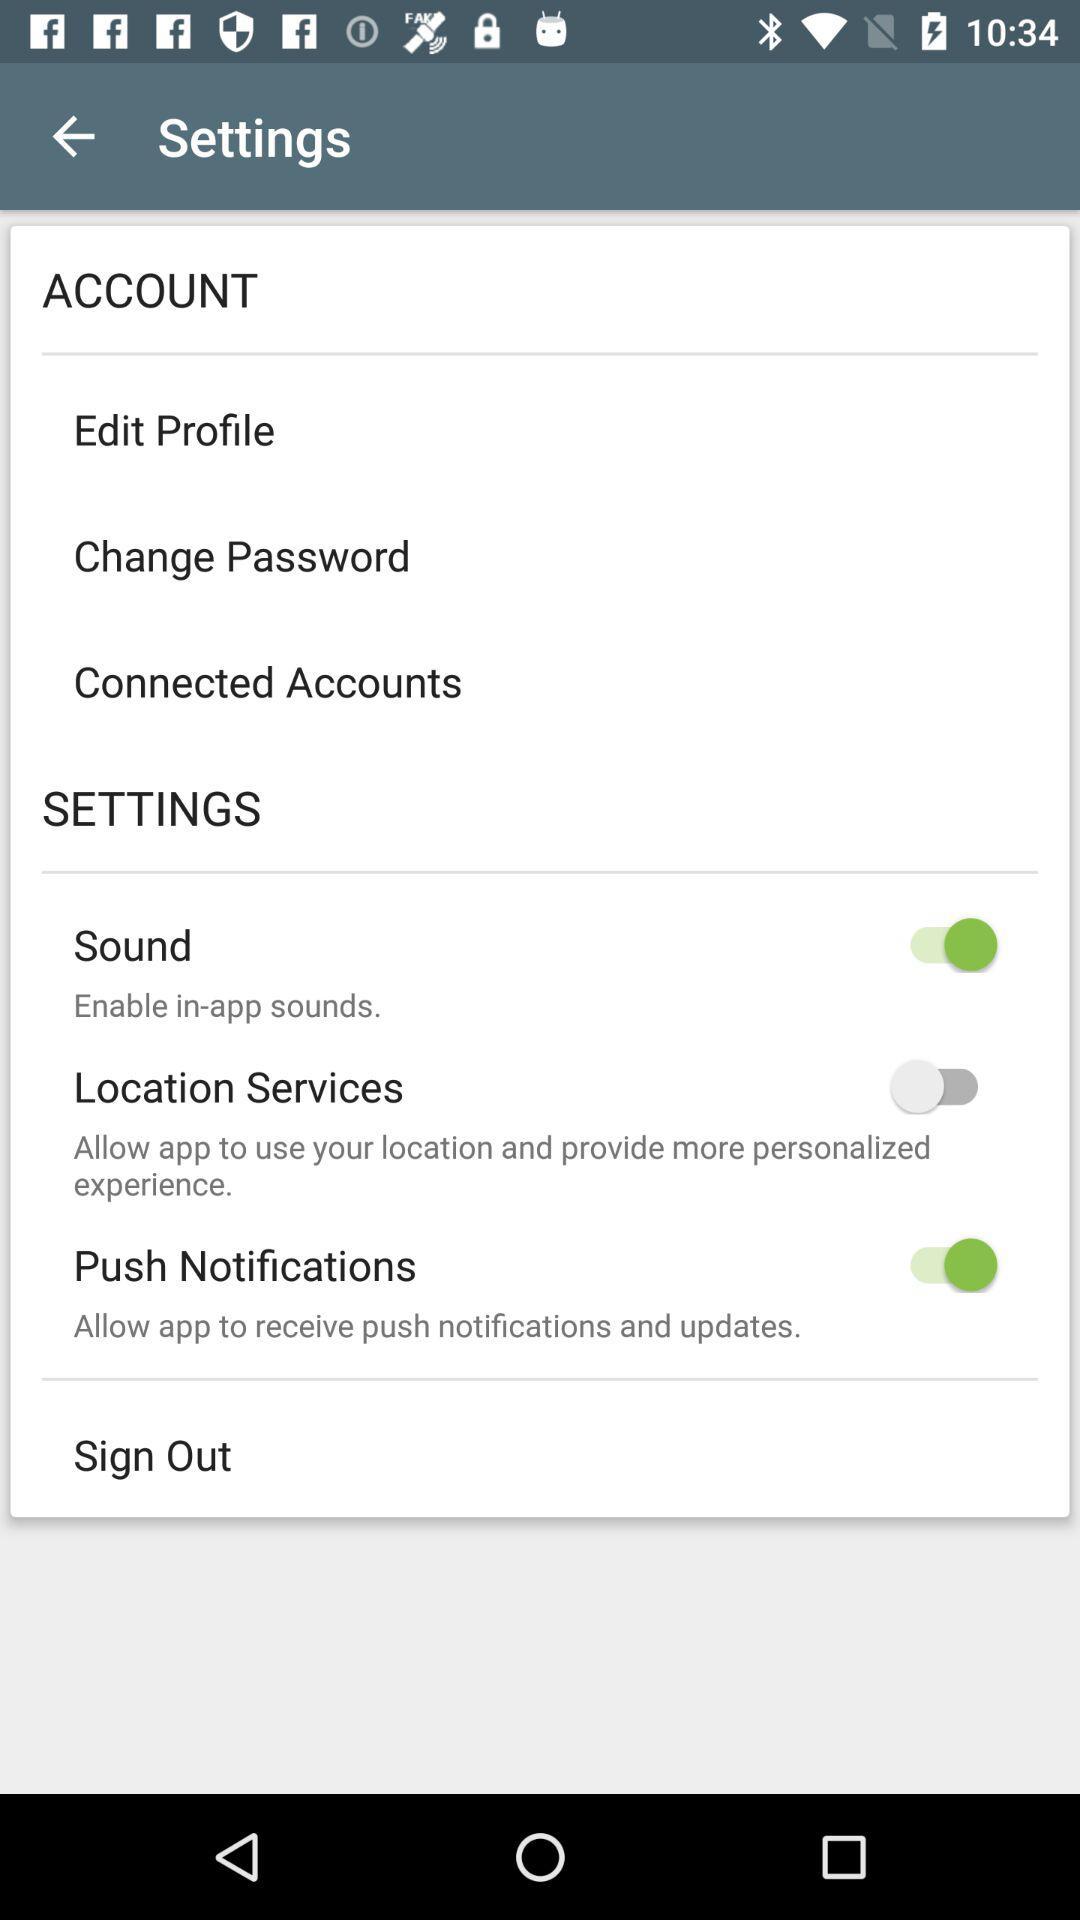 The height and width of the screenshot is (1920, 1080). Describe the element at coordinates (540, 427) in the screenshot. I see `edit profile icon` at that location.